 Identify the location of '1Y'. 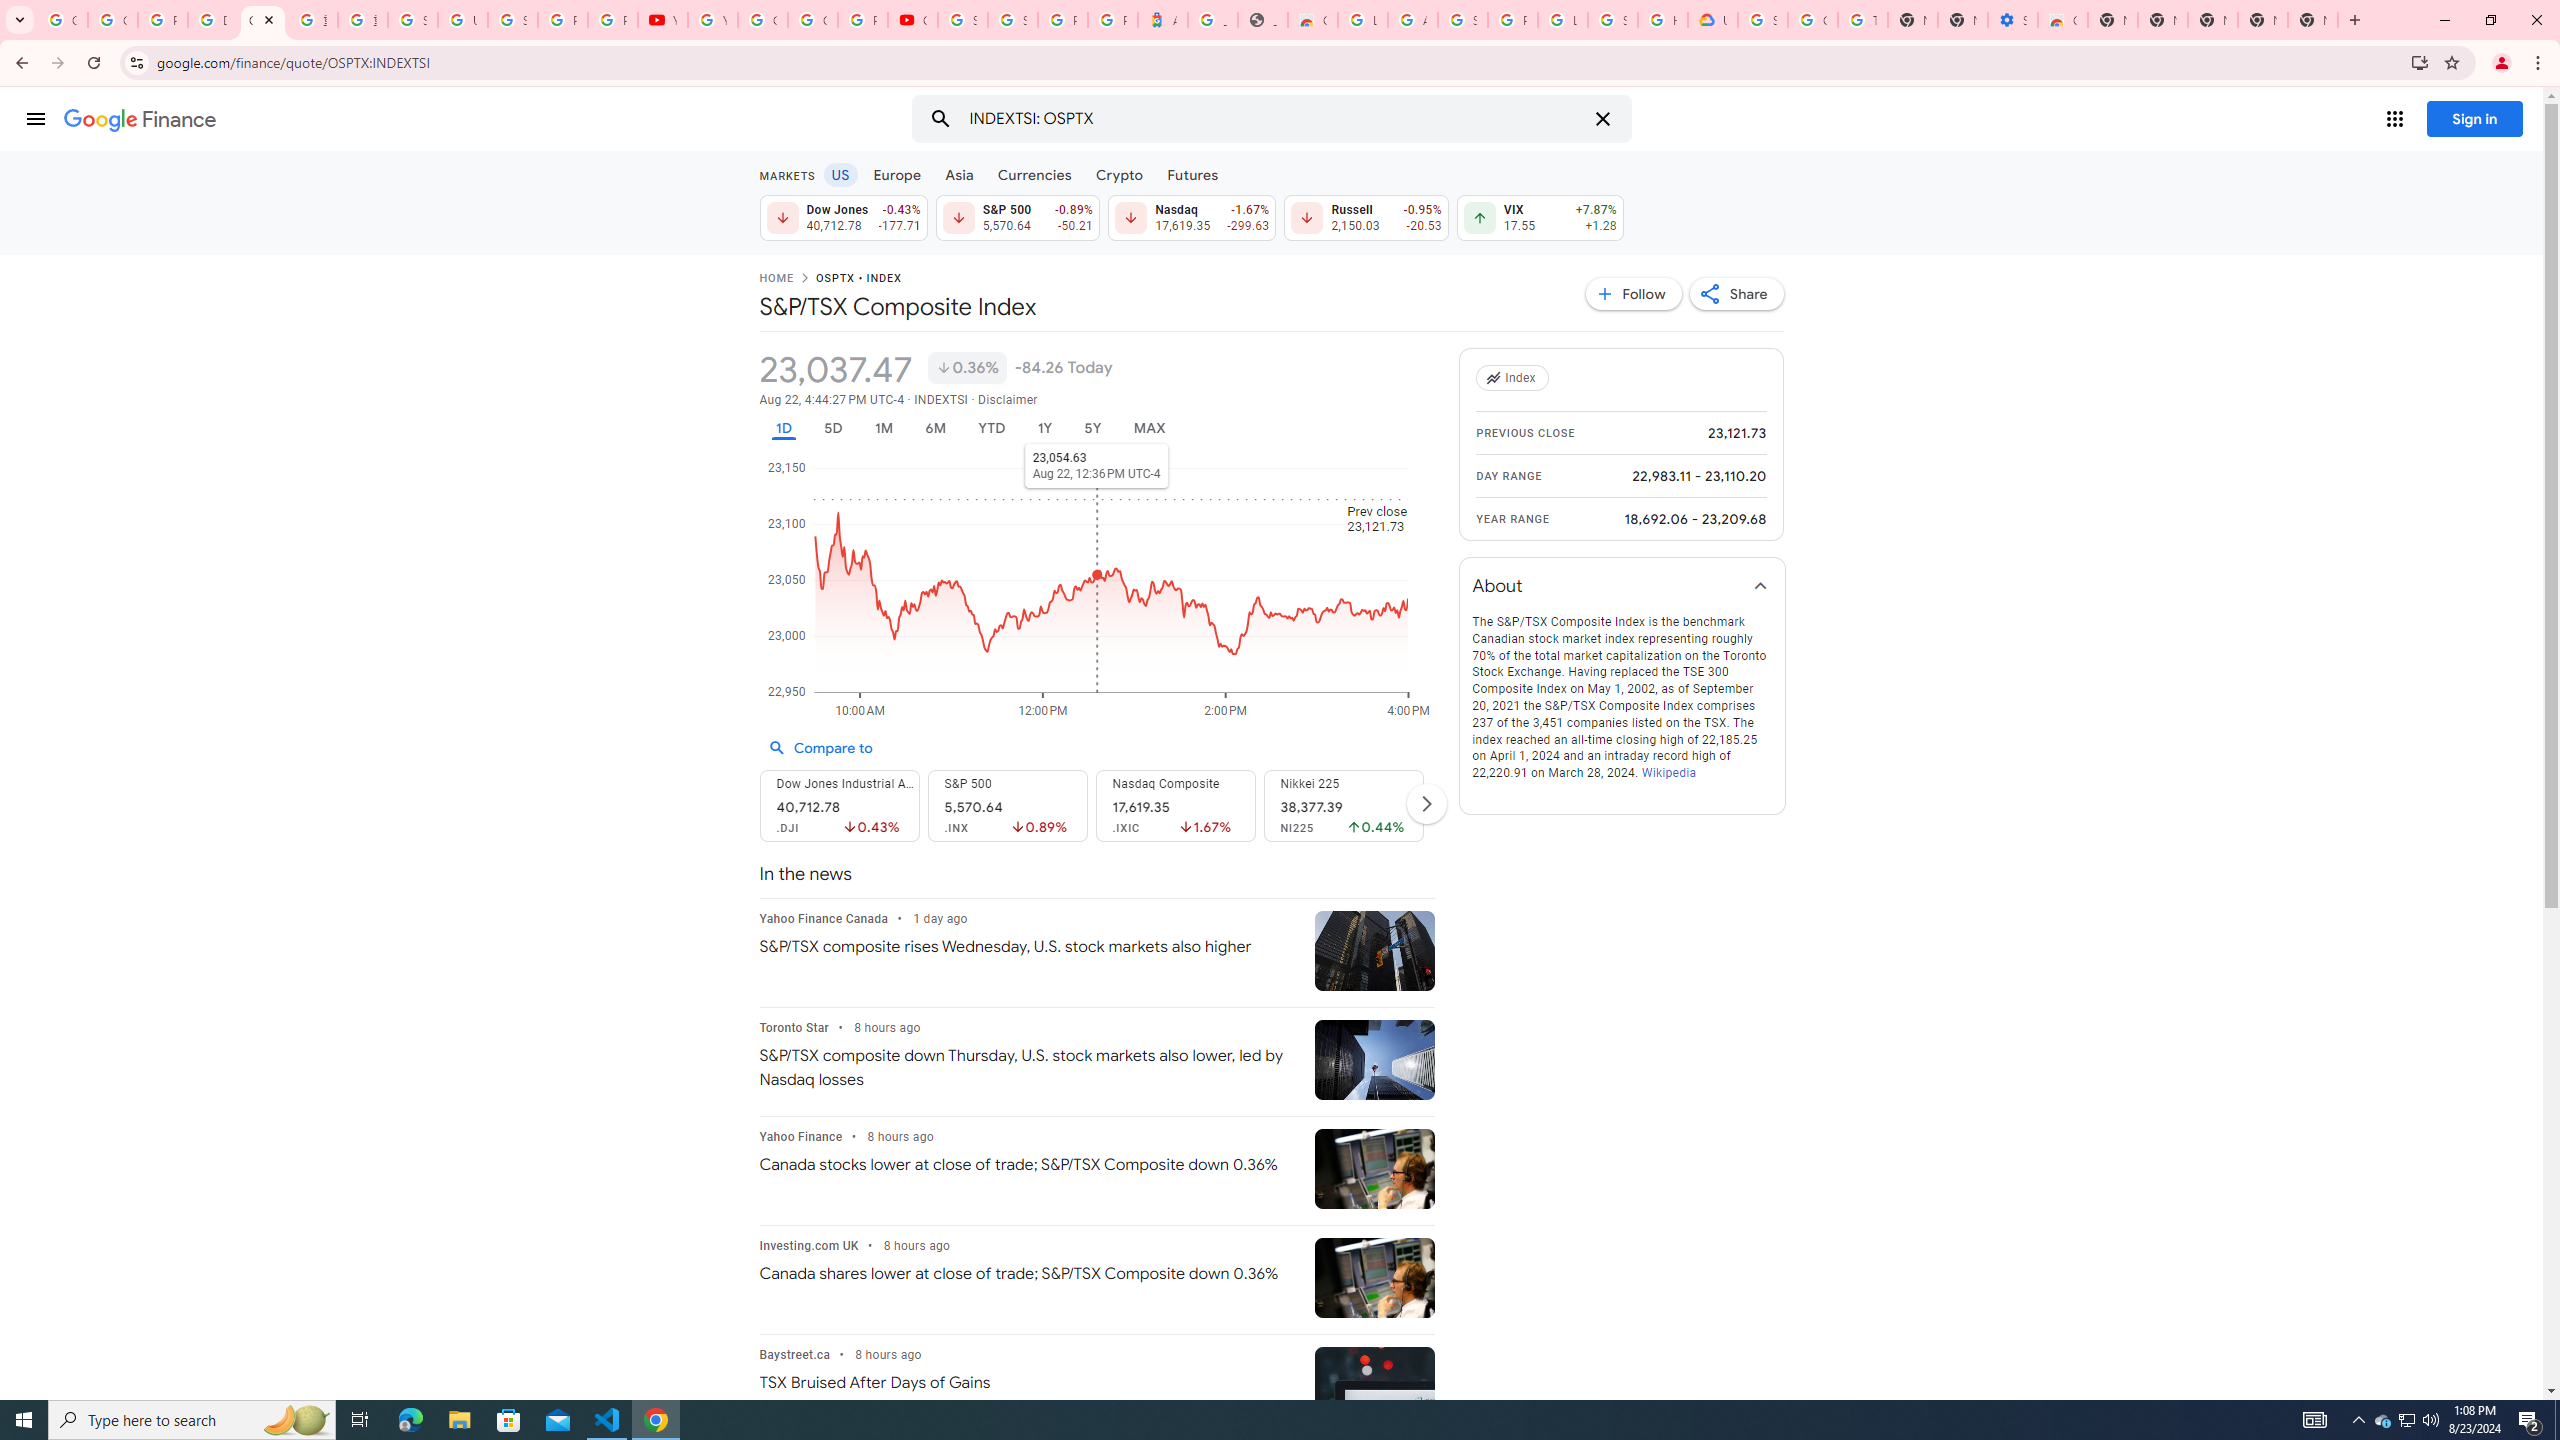
(1044, 428).